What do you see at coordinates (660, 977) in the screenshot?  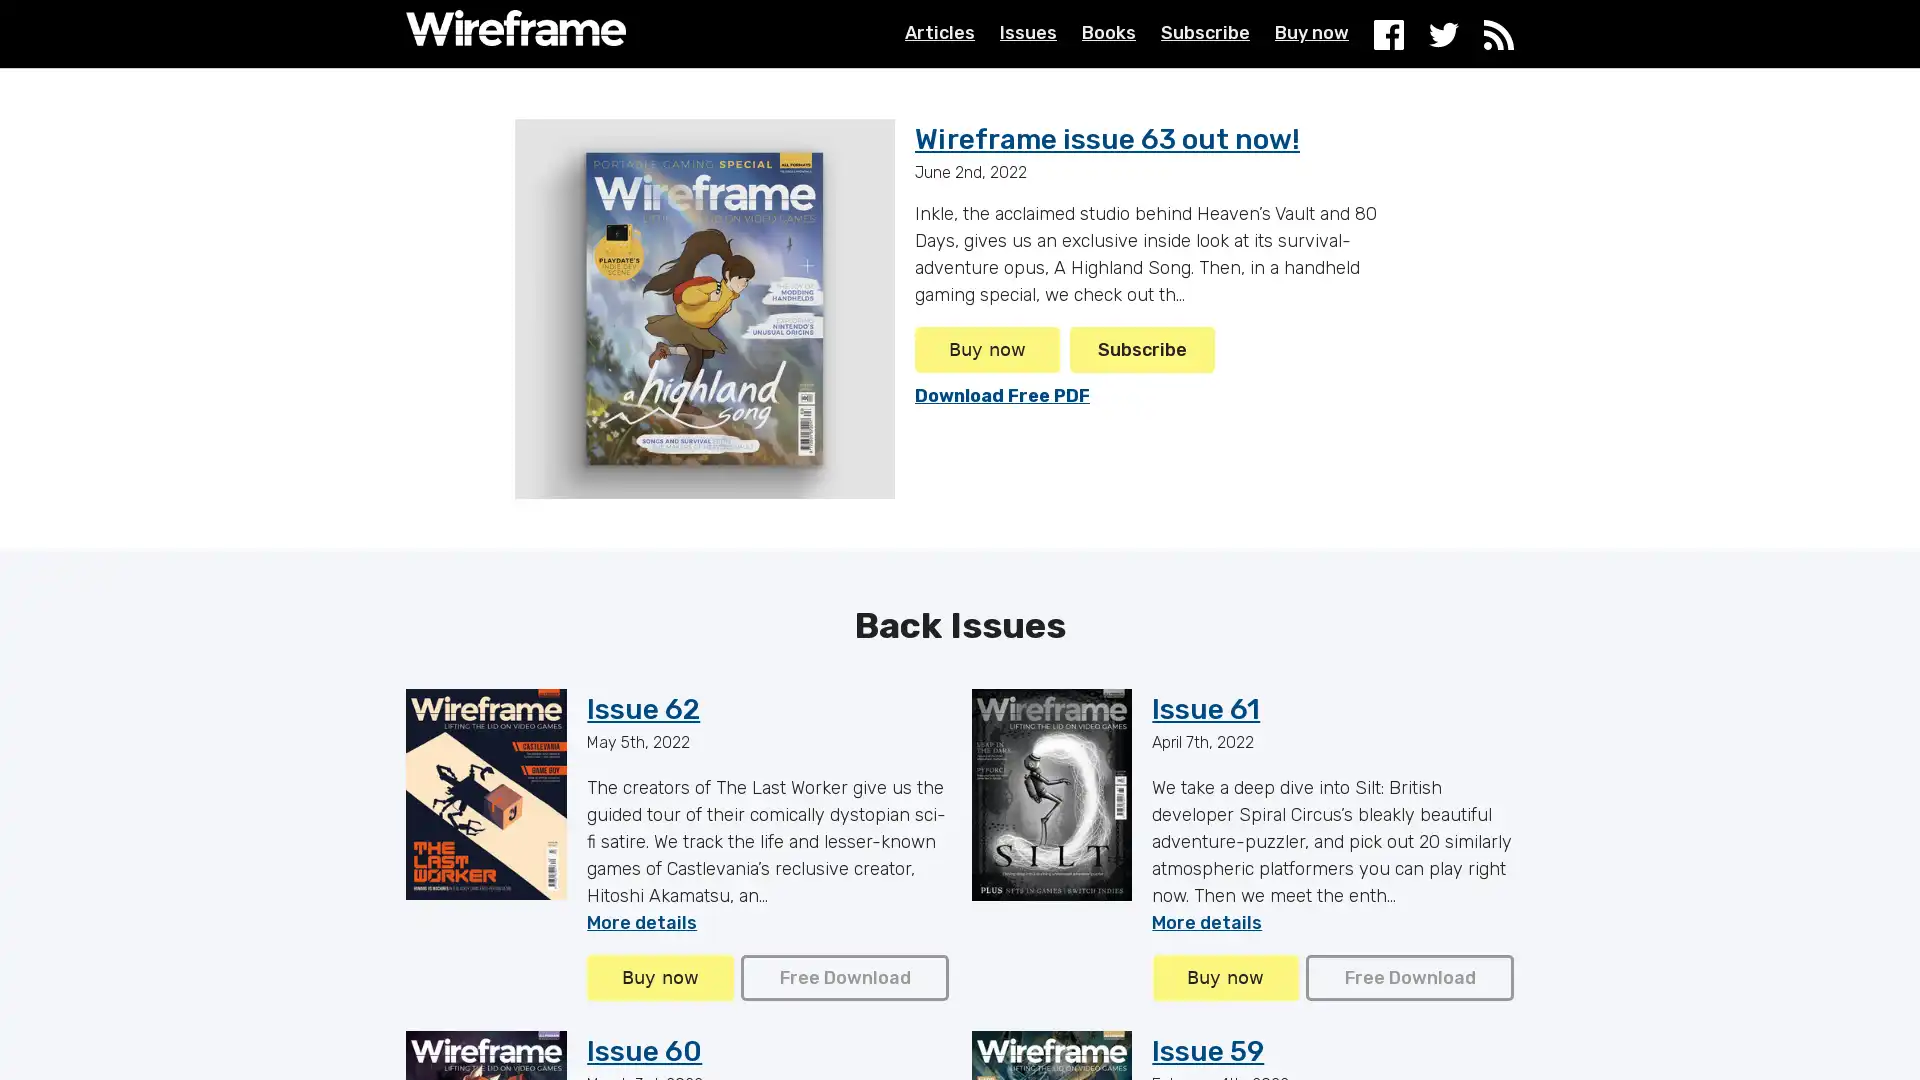 I see `Buy now` at bounding box center [660, 977].